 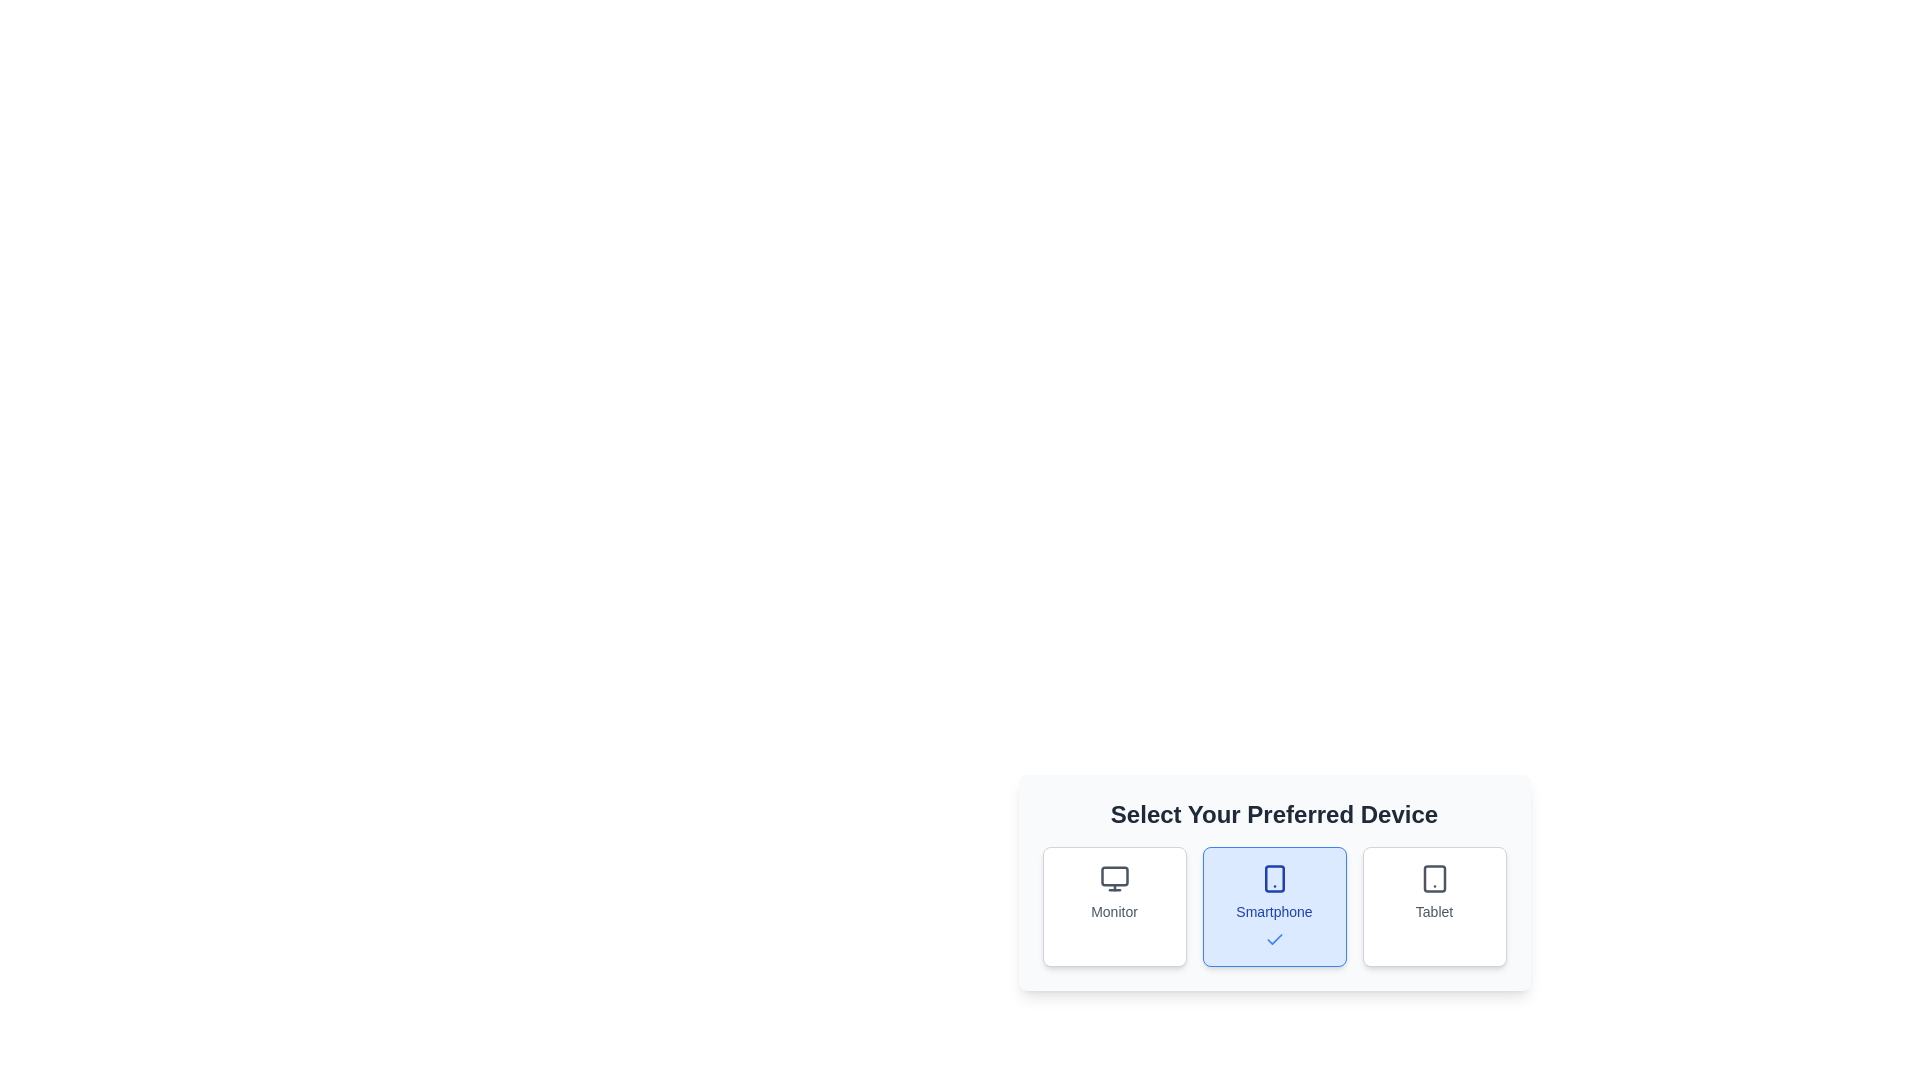 I want to click on the details of the selected state of the centrally located selectable card element for device selection in the dialog box, so click(x=1273, y=882).